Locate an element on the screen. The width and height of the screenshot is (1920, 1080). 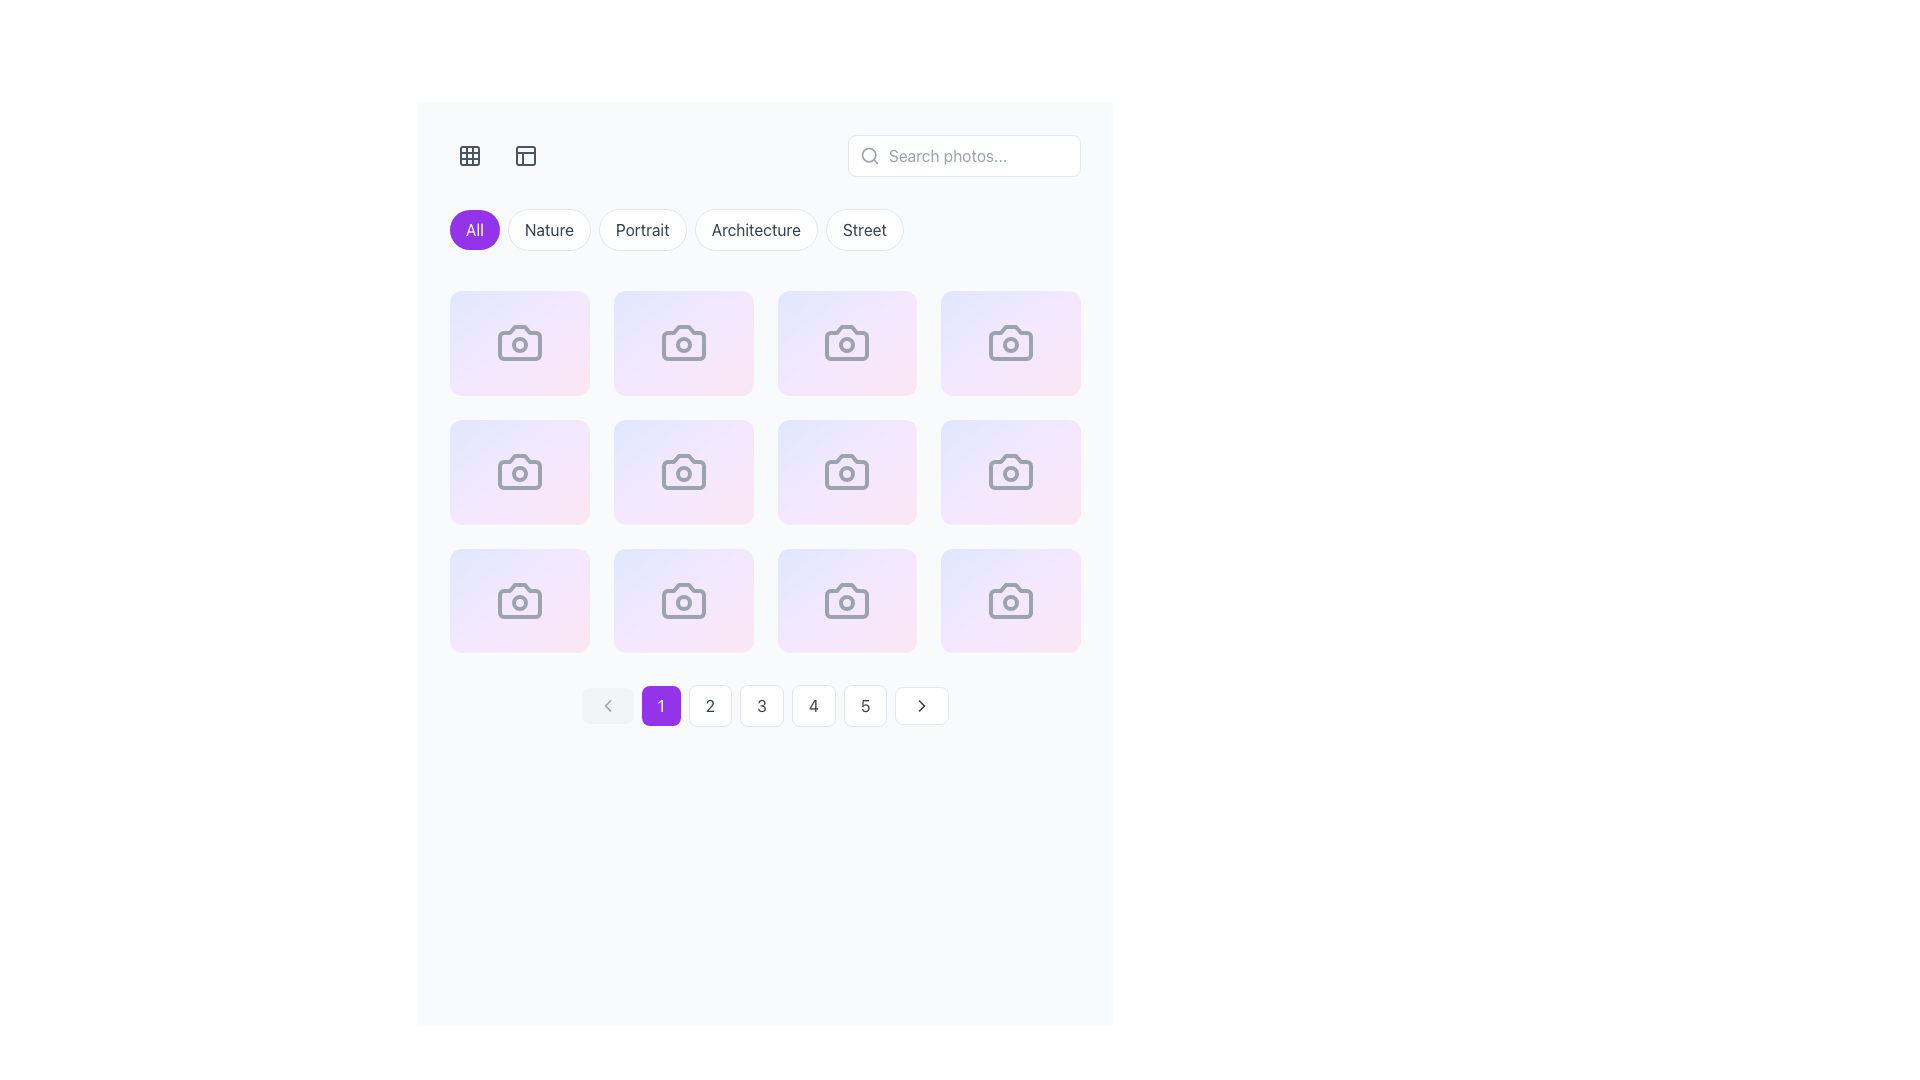
the static content block representing the photograph category 'Photograph #4' with the subcategory 'Architecture', located in the first row and fourth column of the grid layout is located at coordinates (1011, 342).